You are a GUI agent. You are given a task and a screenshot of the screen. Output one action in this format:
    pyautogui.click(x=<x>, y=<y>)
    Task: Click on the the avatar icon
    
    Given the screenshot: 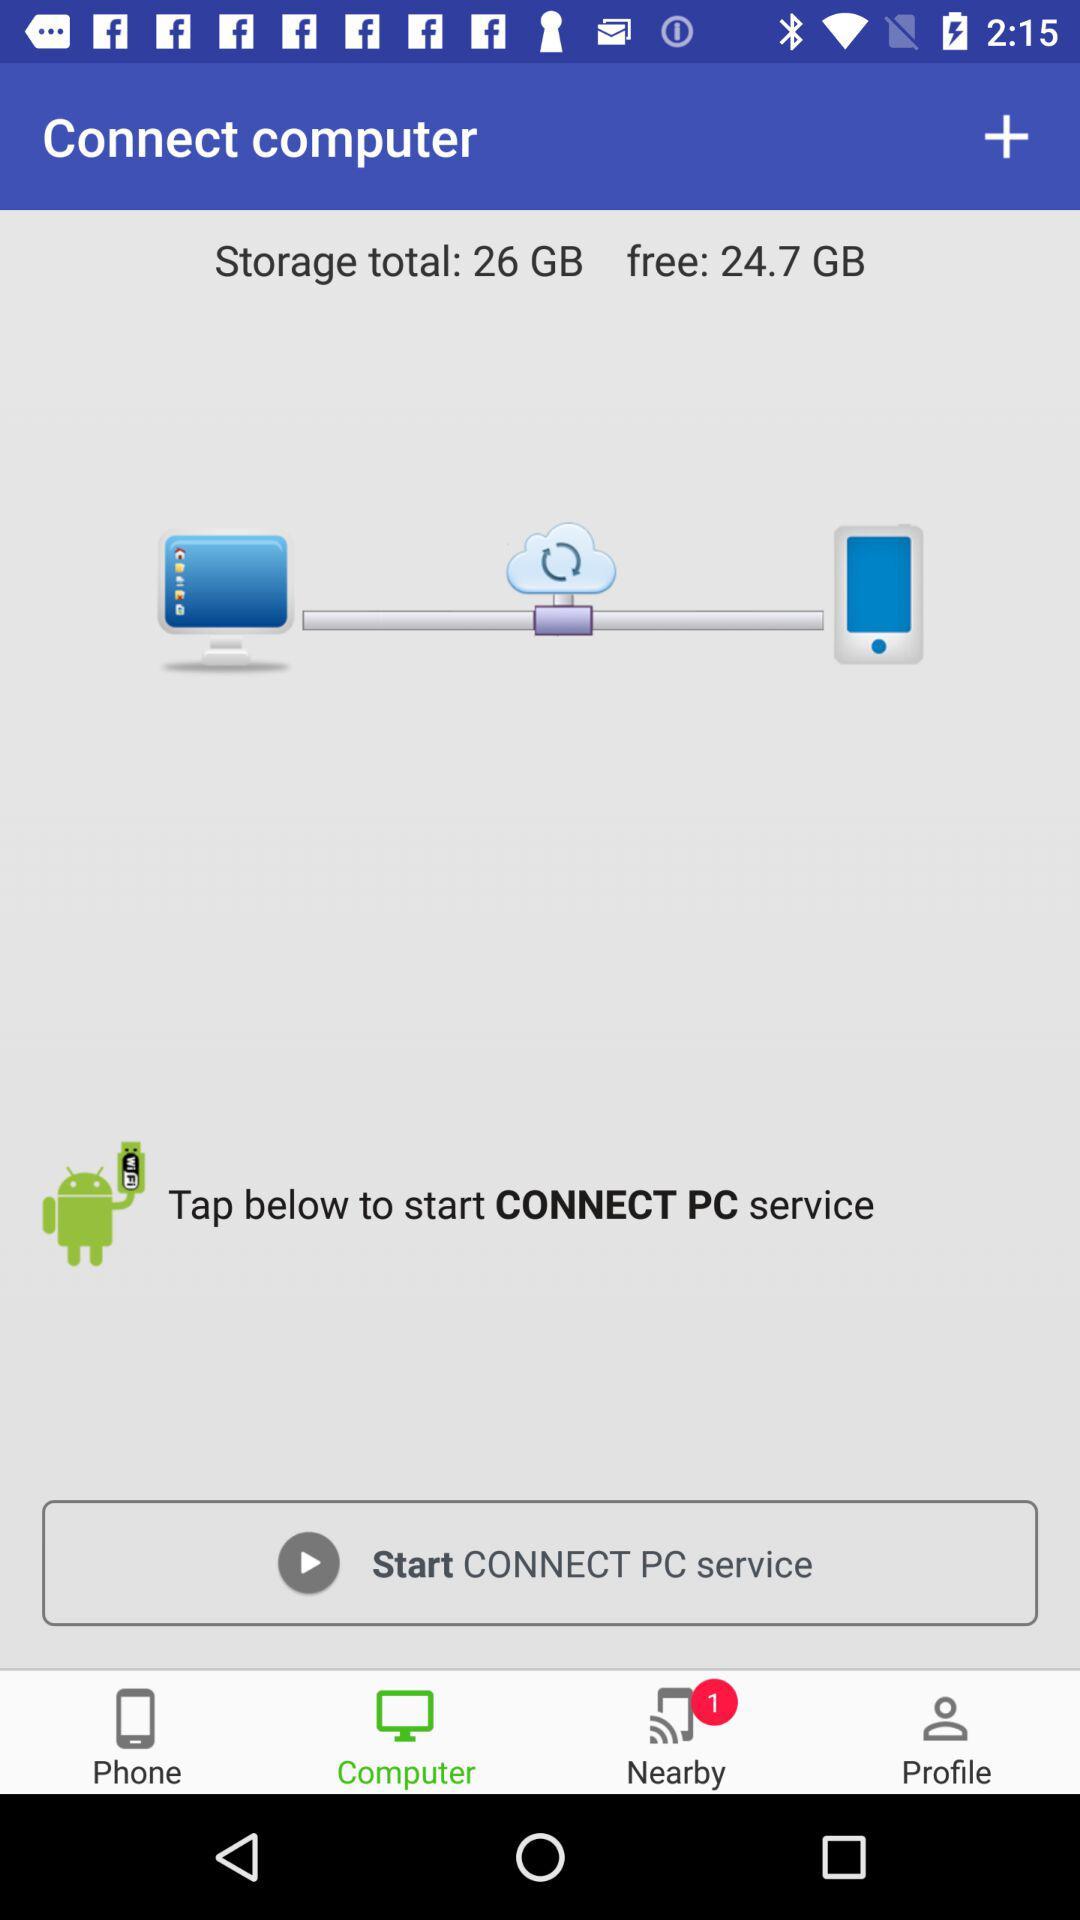 What is the action you would take?
    pyautogui.click(x=945, y=1730)
    